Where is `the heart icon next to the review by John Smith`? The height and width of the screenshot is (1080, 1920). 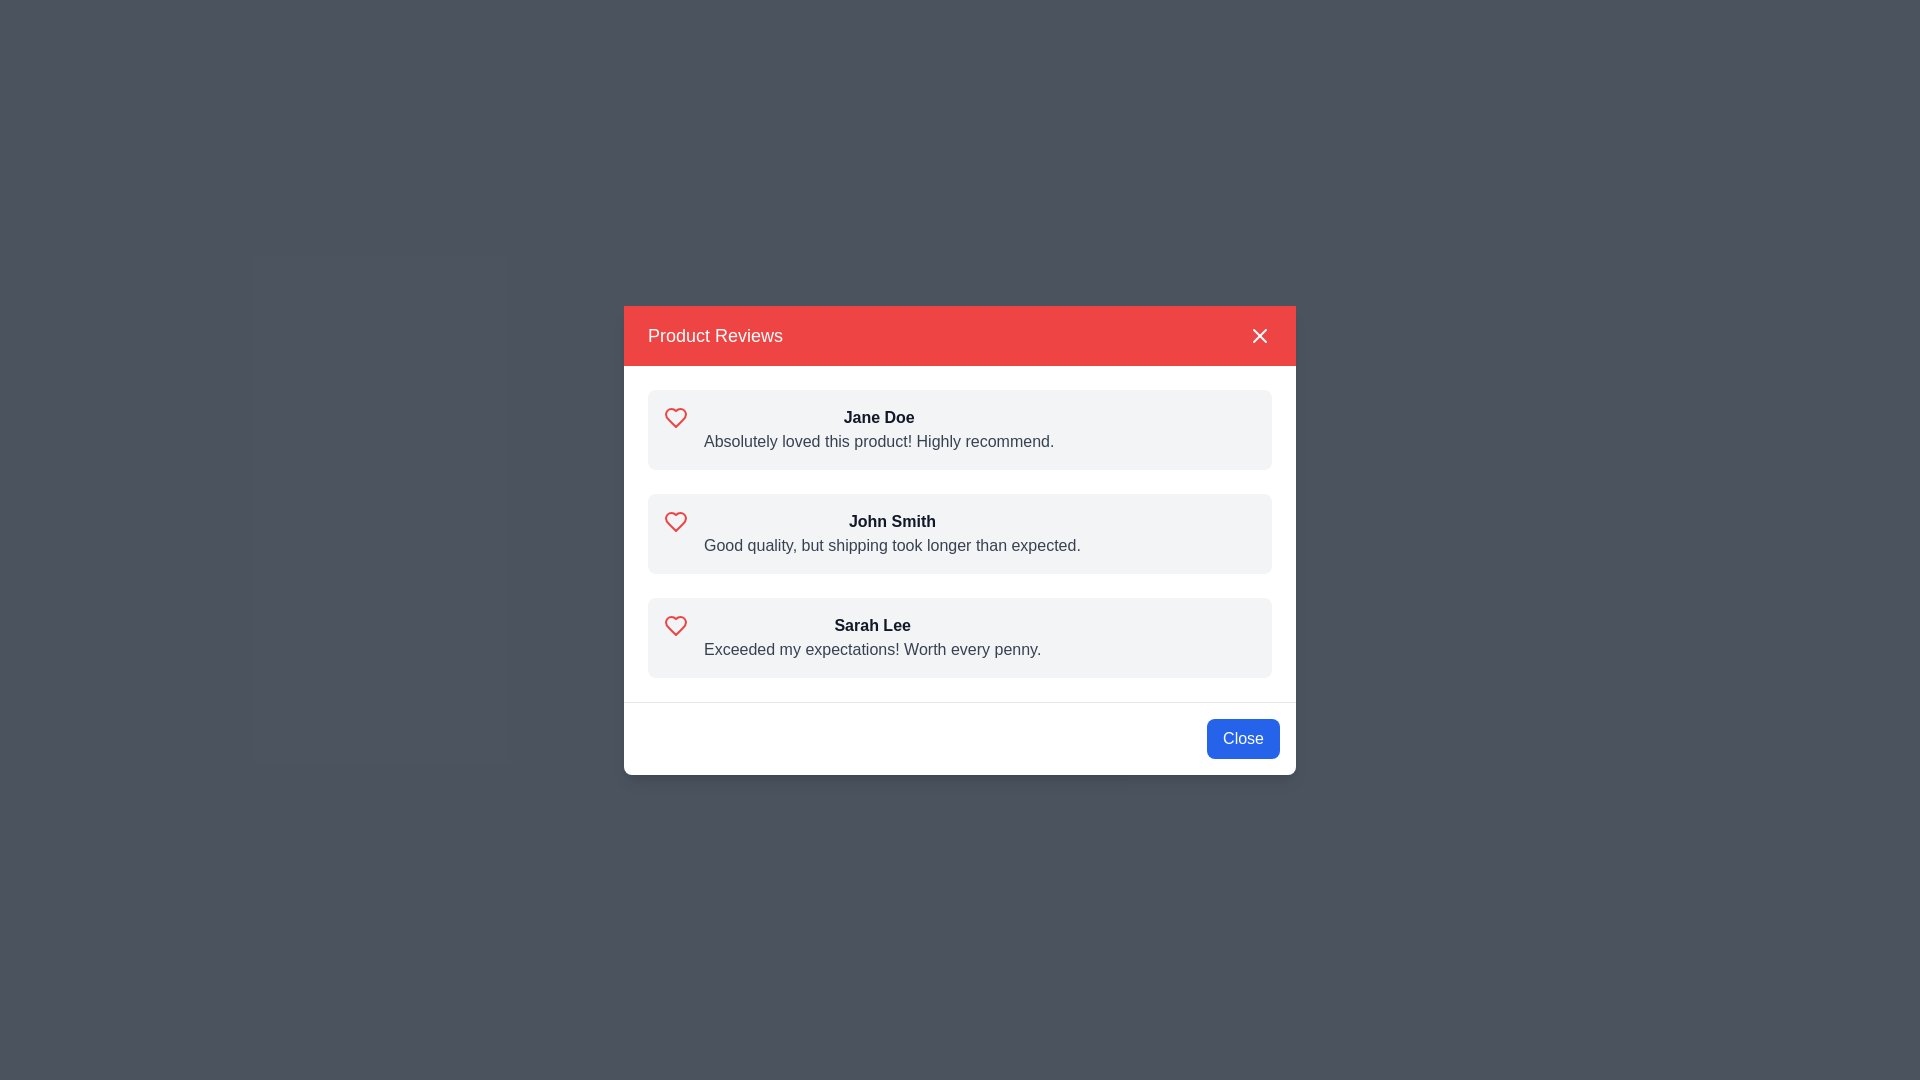 the heart icon next to the review by John Smith is located at coordinates (676, 520).